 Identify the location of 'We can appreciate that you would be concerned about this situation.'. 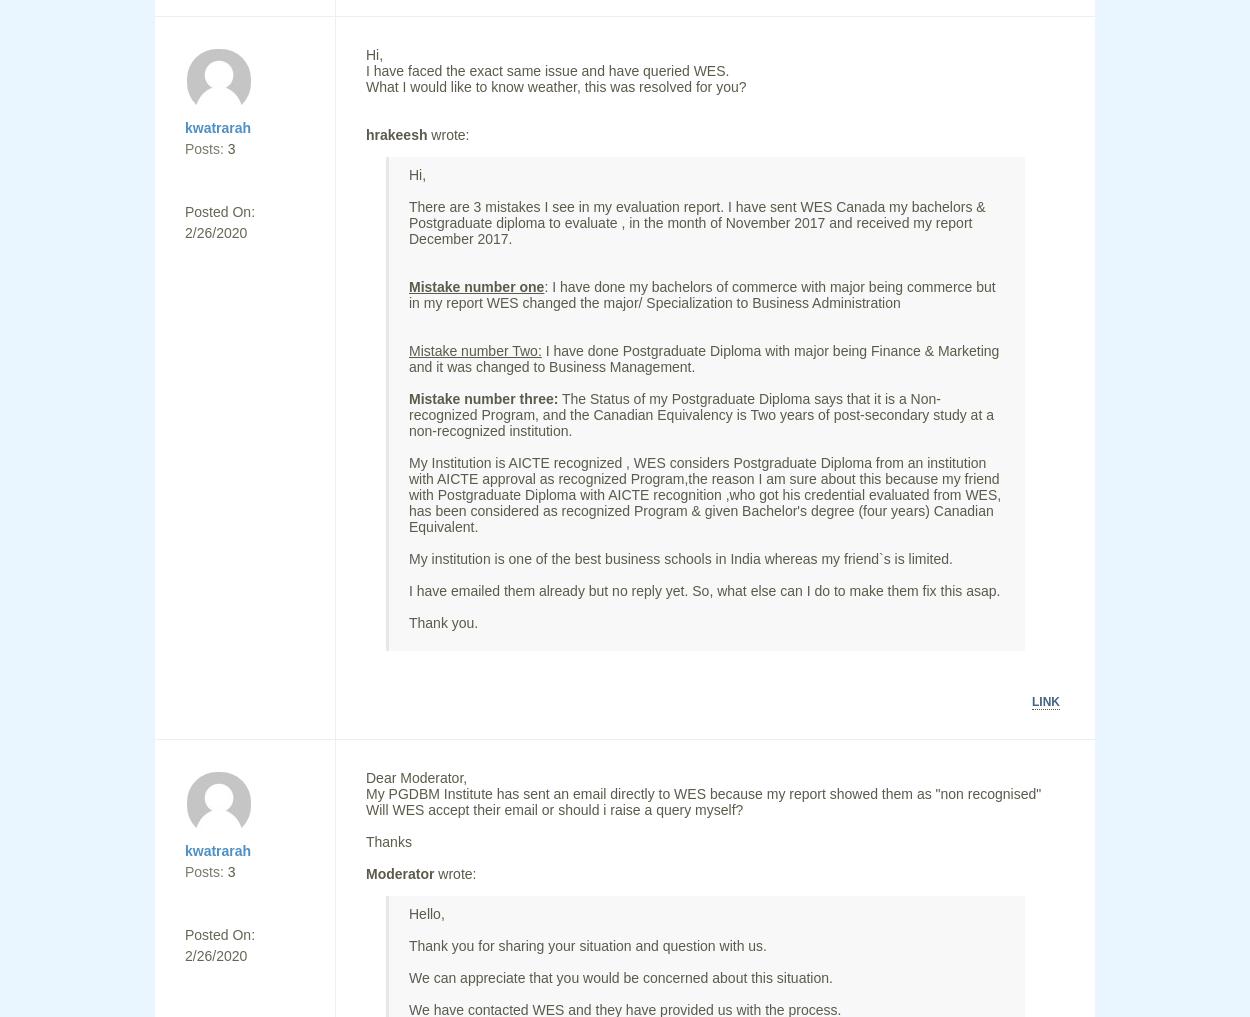
(619, 978).